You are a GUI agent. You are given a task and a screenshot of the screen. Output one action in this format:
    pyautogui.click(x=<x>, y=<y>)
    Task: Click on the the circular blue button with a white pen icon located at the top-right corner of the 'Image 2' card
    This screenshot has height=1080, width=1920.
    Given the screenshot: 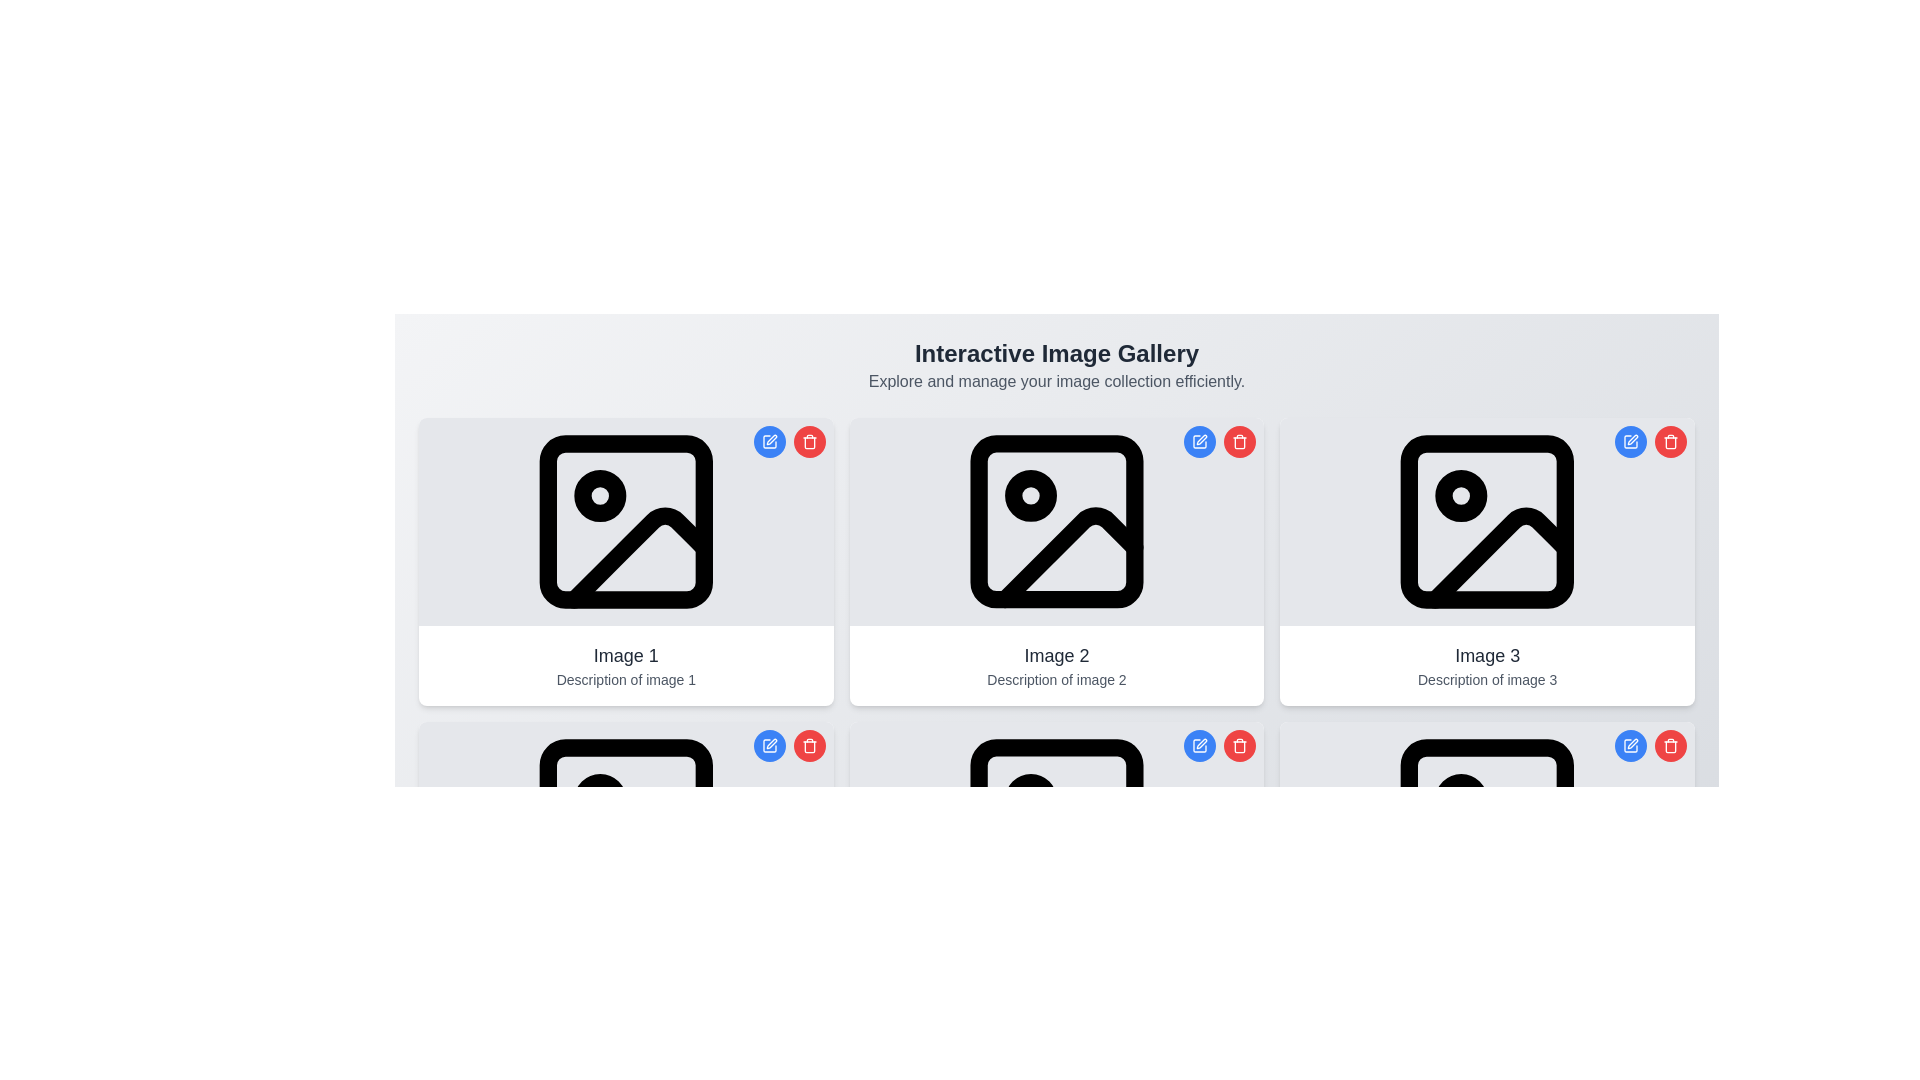 What is the action you would take?
    pyautogui.click(x=1200, y=745)
    